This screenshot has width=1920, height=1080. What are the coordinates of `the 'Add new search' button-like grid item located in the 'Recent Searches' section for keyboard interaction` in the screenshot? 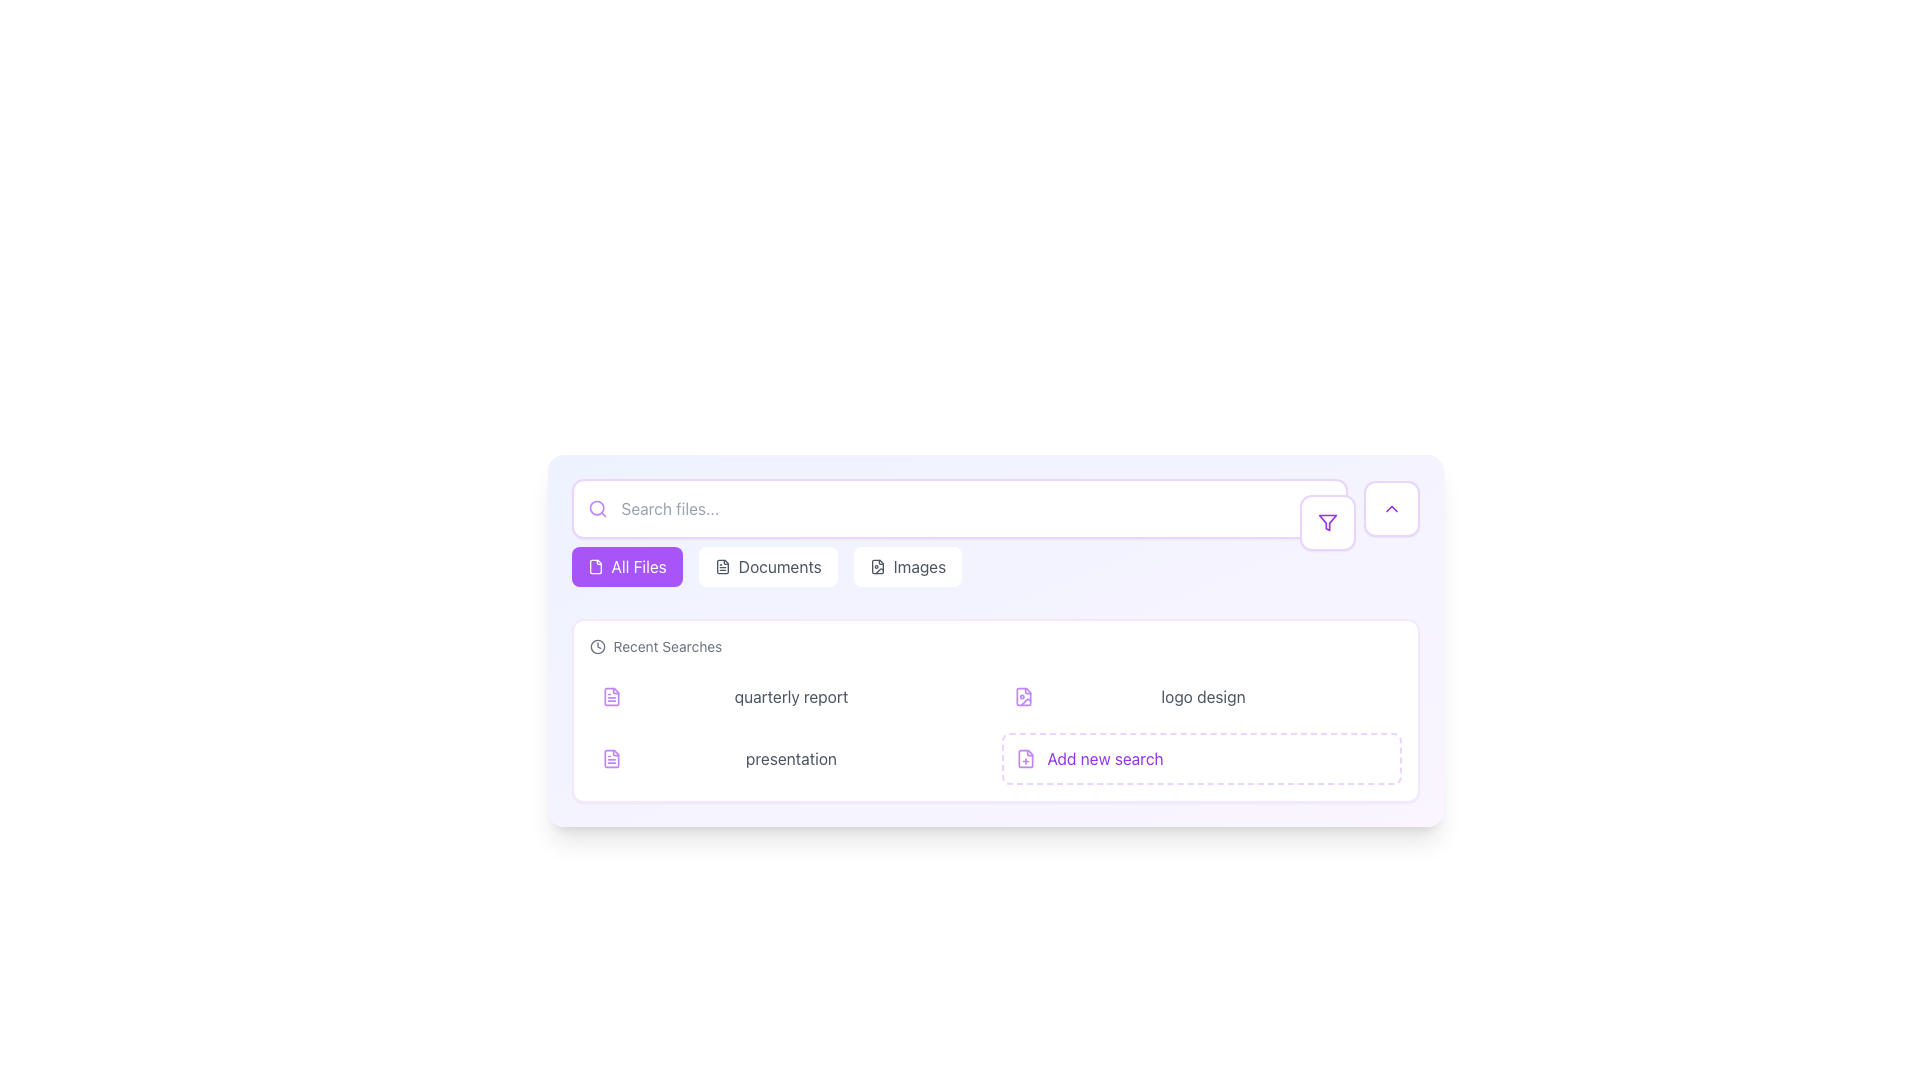 It's located at (995, 729).